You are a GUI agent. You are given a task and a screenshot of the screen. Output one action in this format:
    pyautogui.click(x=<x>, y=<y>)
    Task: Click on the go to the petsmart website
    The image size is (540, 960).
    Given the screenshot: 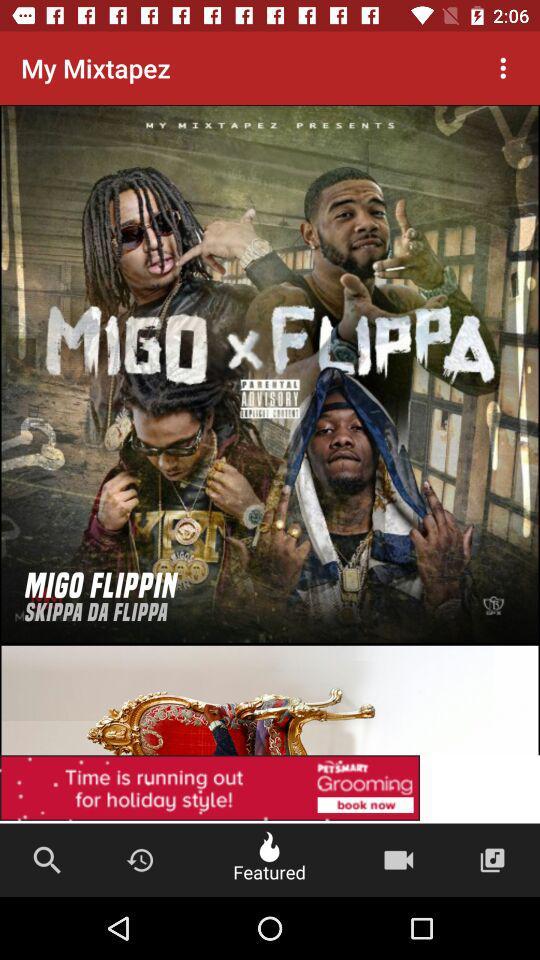 What is the action you would take?
    pyautogui.click(x=270, y=644)
    